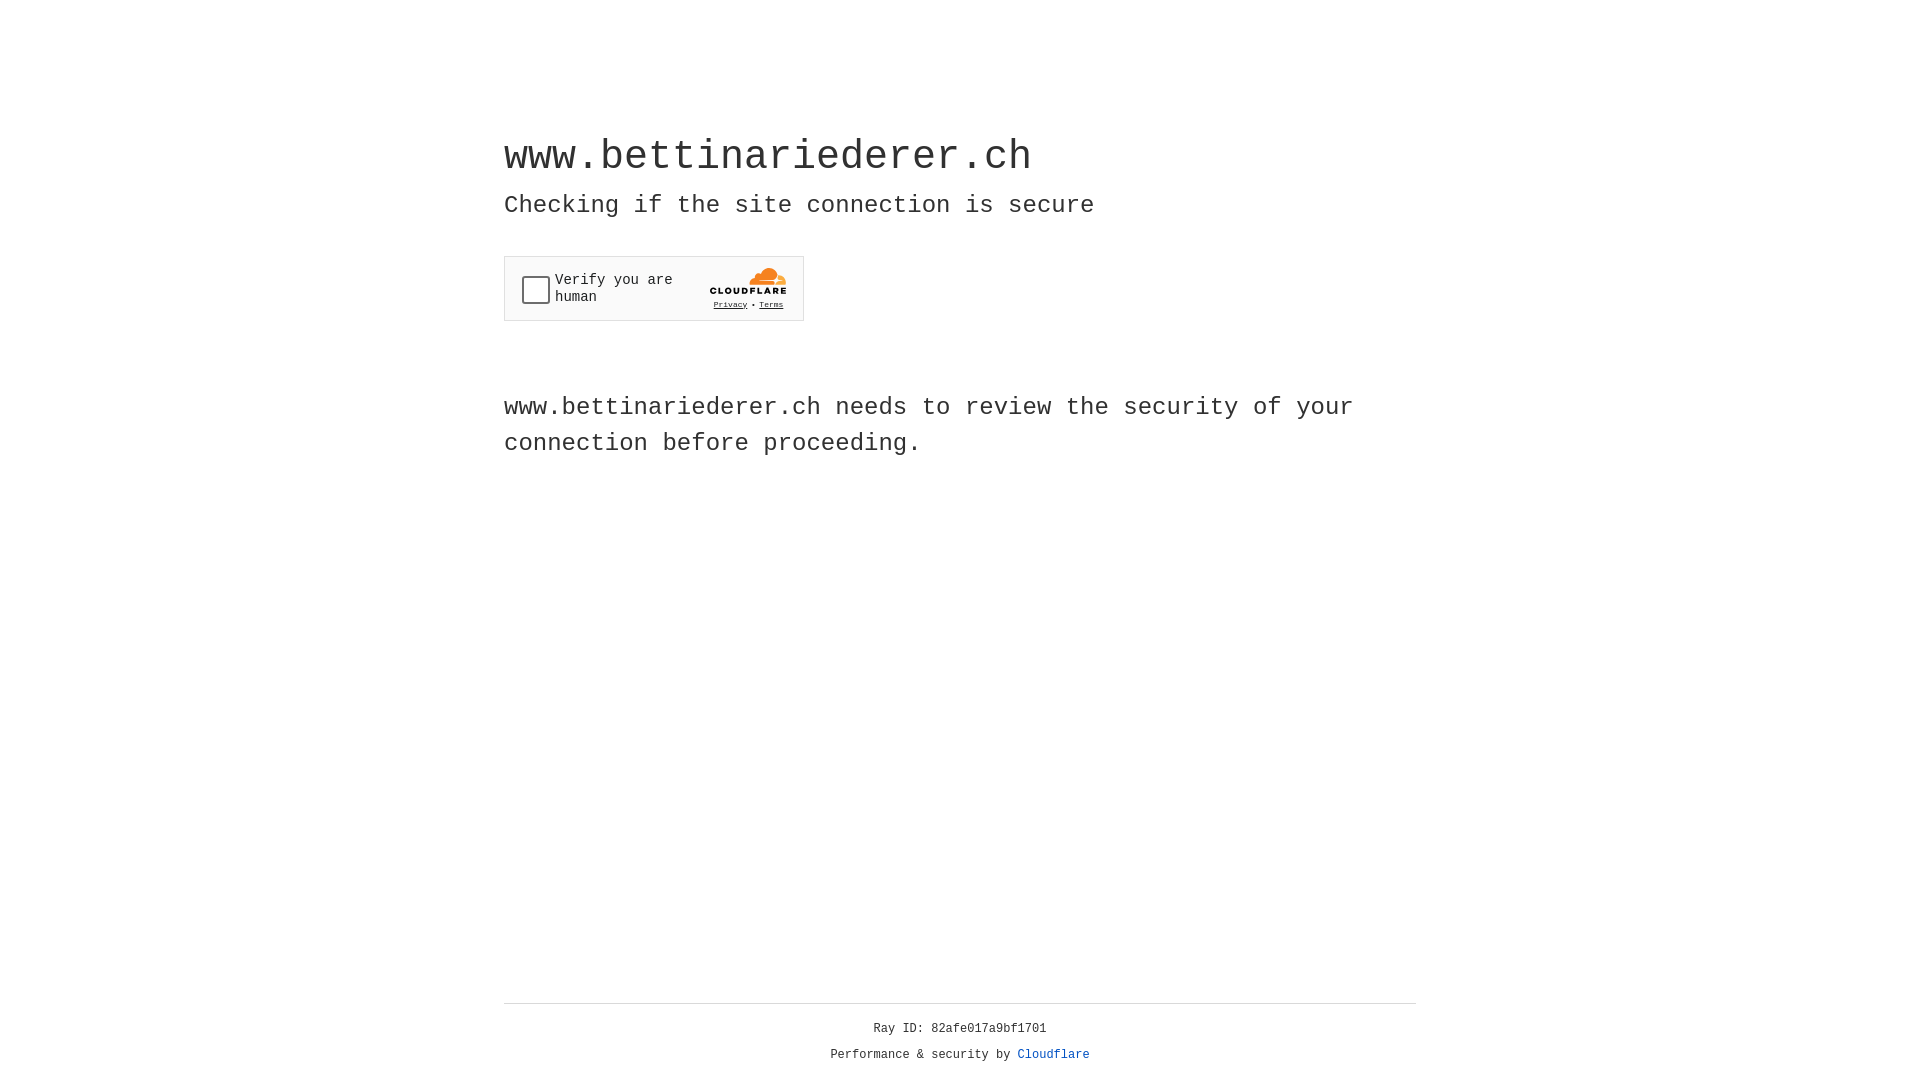 Image resolution: width=1920 pixels, height=1080 pixels. What do you see at coordinates (1053, 1054) in the screenshot?
I see `'Cloudflare'` at bounding box center [1053, 1054].